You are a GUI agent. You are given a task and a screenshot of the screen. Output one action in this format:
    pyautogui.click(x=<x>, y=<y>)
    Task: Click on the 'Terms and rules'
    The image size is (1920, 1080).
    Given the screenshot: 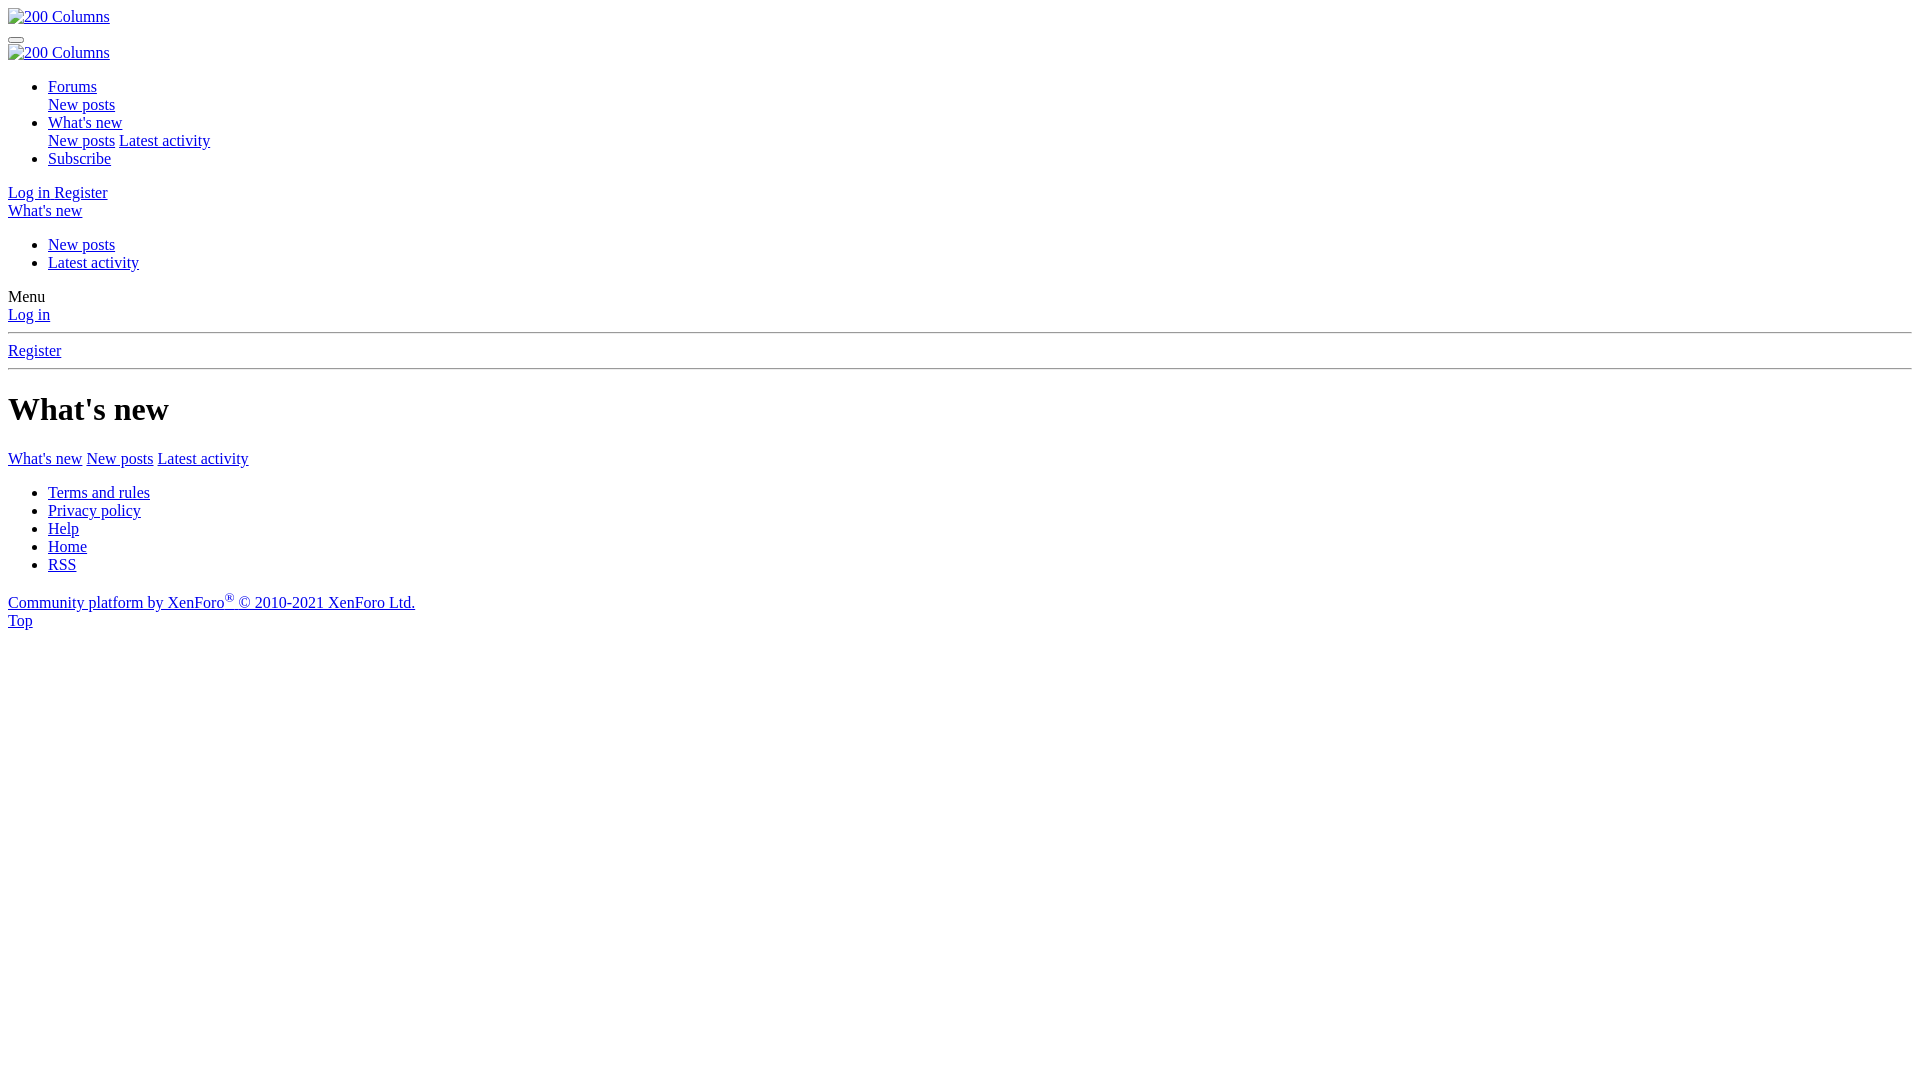 What is the action you would take?
    pyautogui.click(x=98, y=492)
    